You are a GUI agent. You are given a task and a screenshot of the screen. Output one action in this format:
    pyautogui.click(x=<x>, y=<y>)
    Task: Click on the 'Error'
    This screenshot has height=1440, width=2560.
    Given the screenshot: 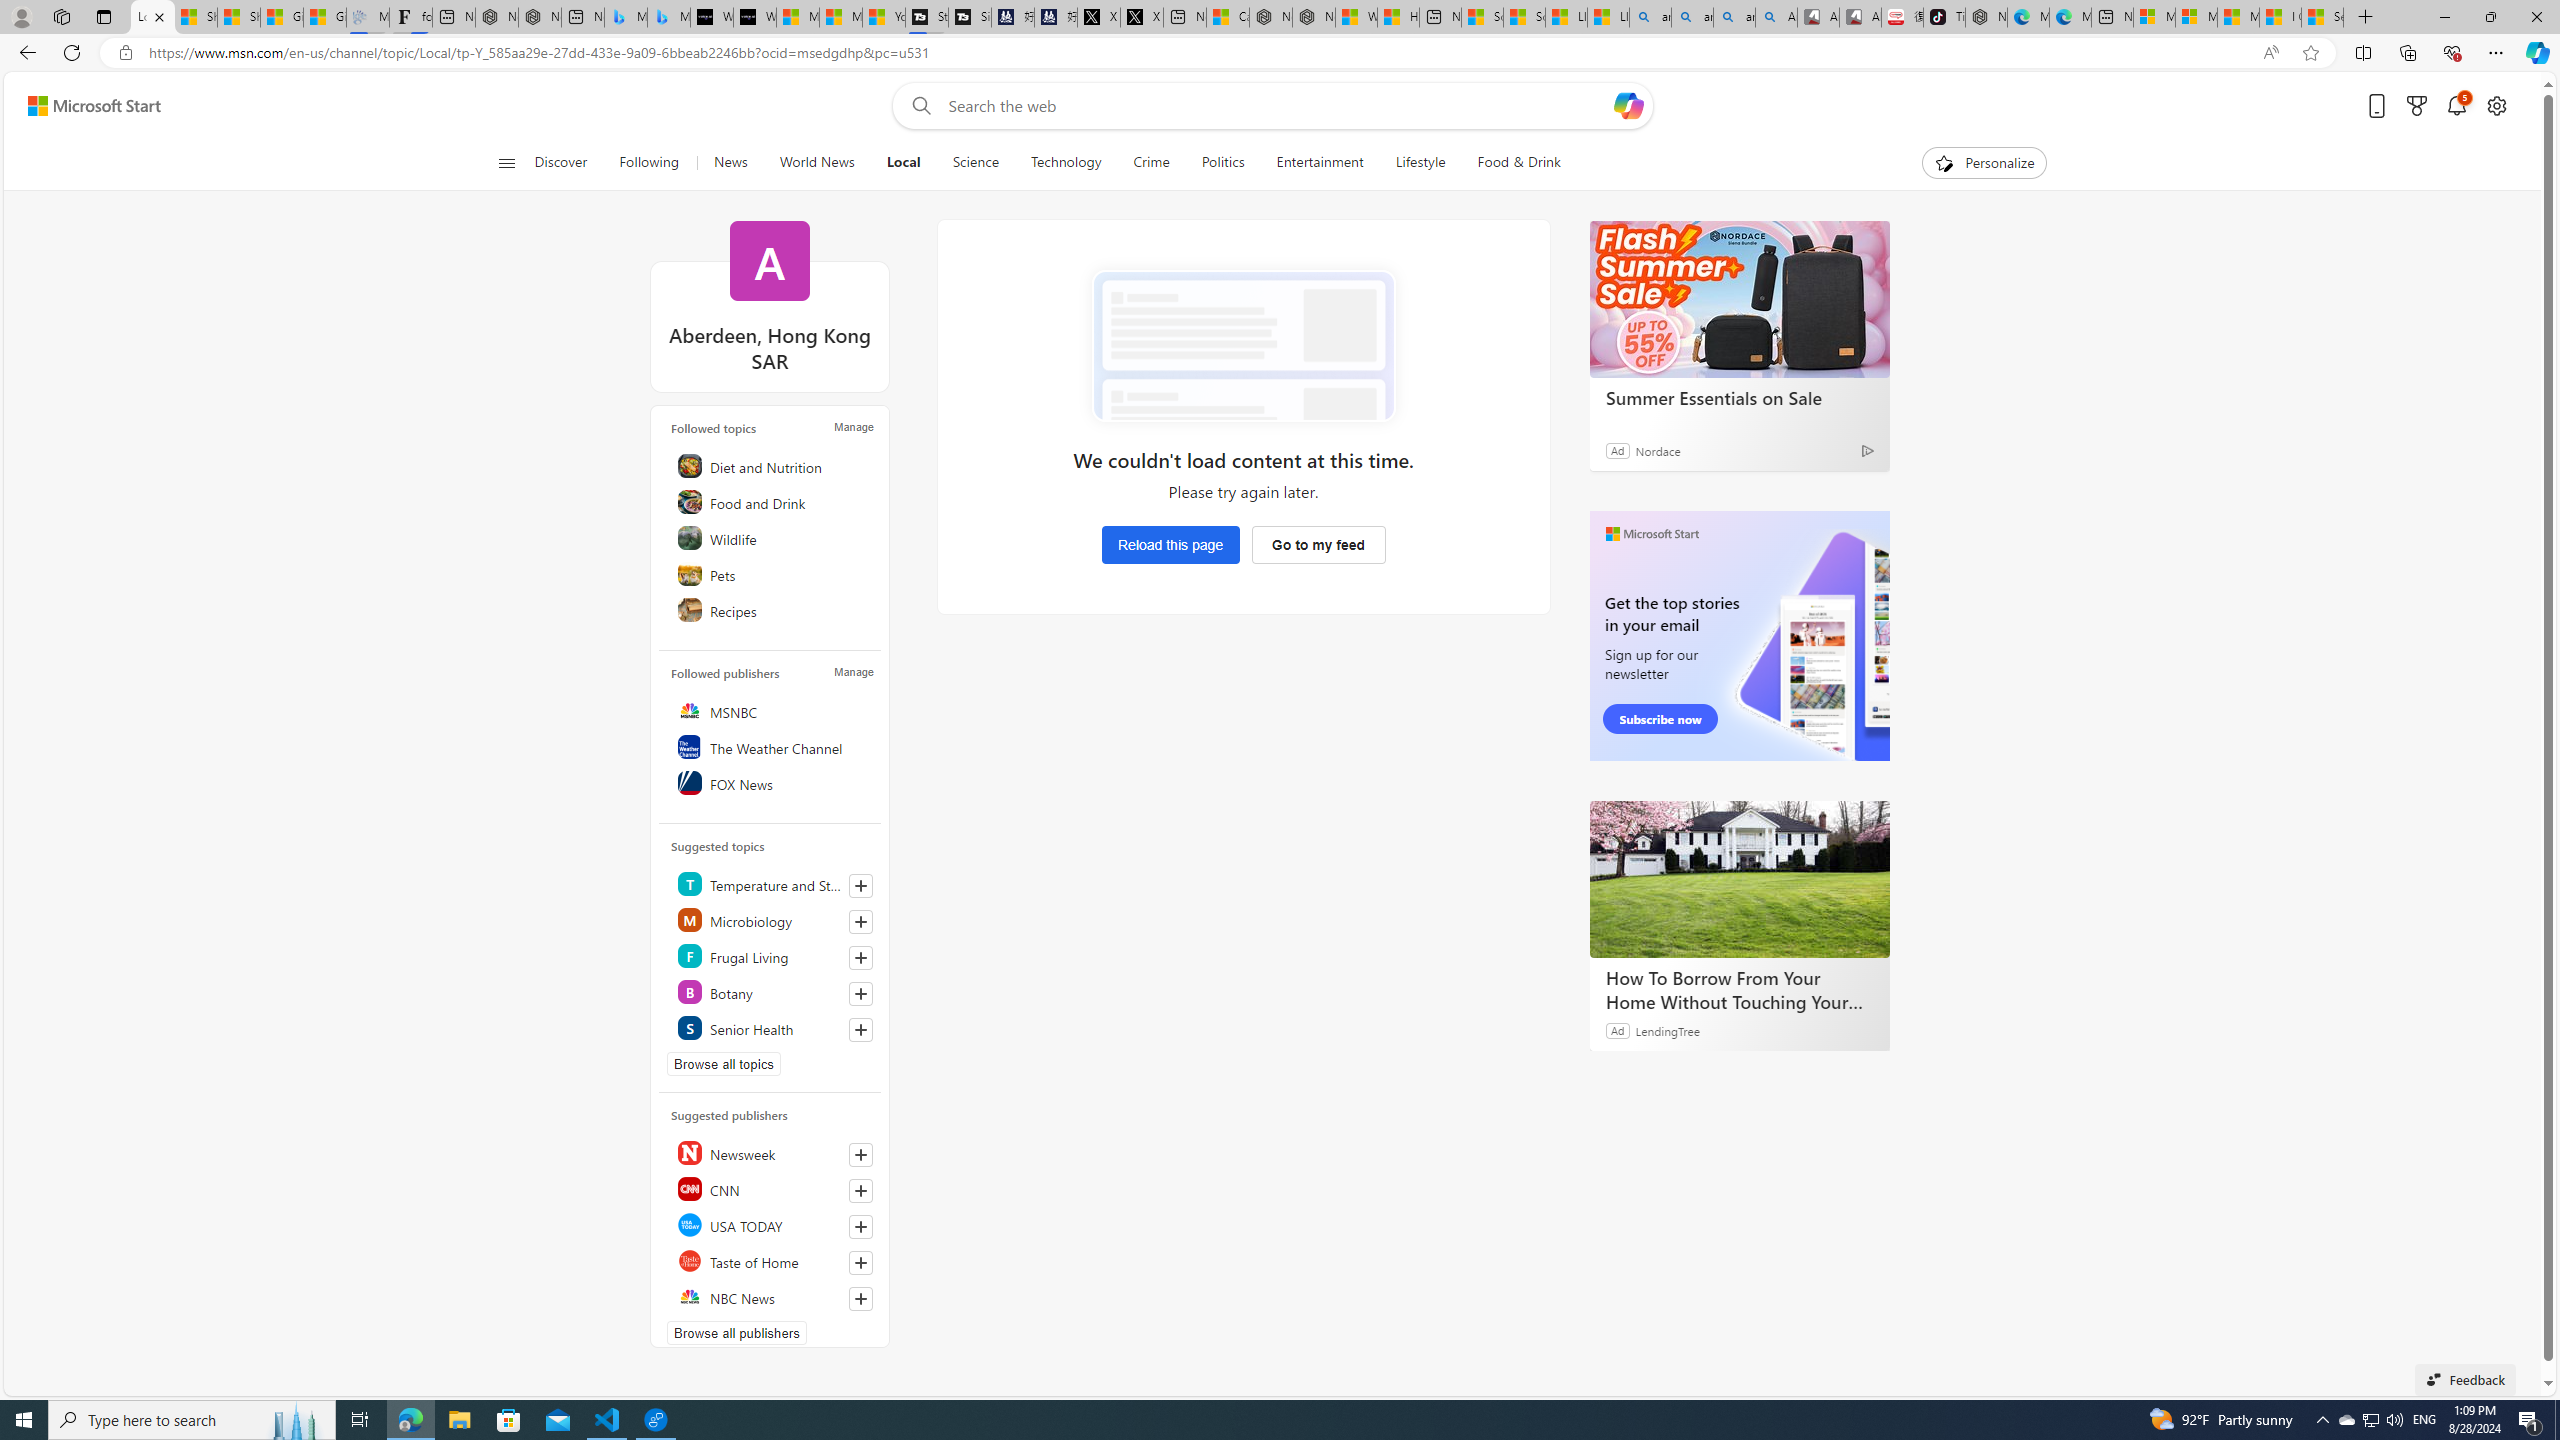 What is the action you would take?
    pyautogui.click(x=1242, y=345)
    